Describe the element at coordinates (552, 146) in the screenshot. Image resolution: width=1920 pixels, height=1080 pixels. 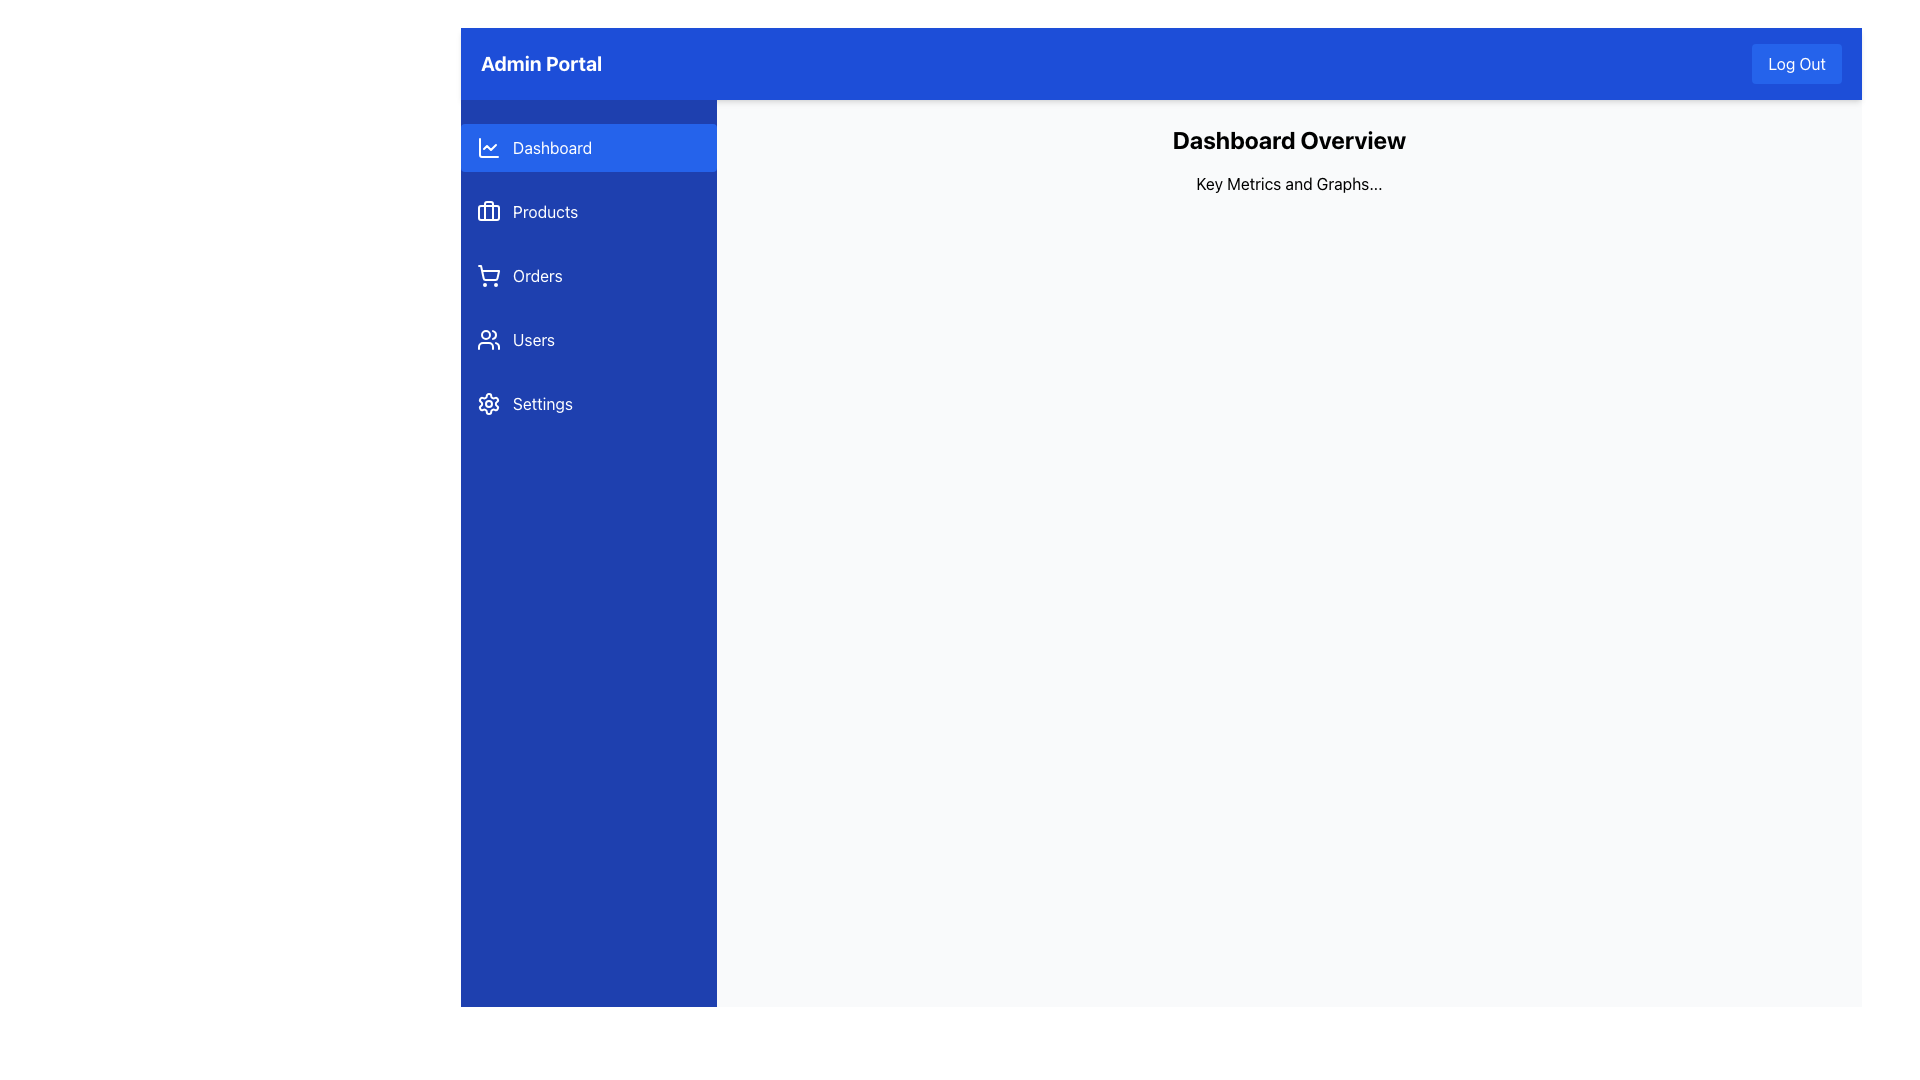
I see `the text label for the dashboard view located in the blue sidebar, beneath the 'Admin Portal' label and to the right of the chart line icon` at that location.